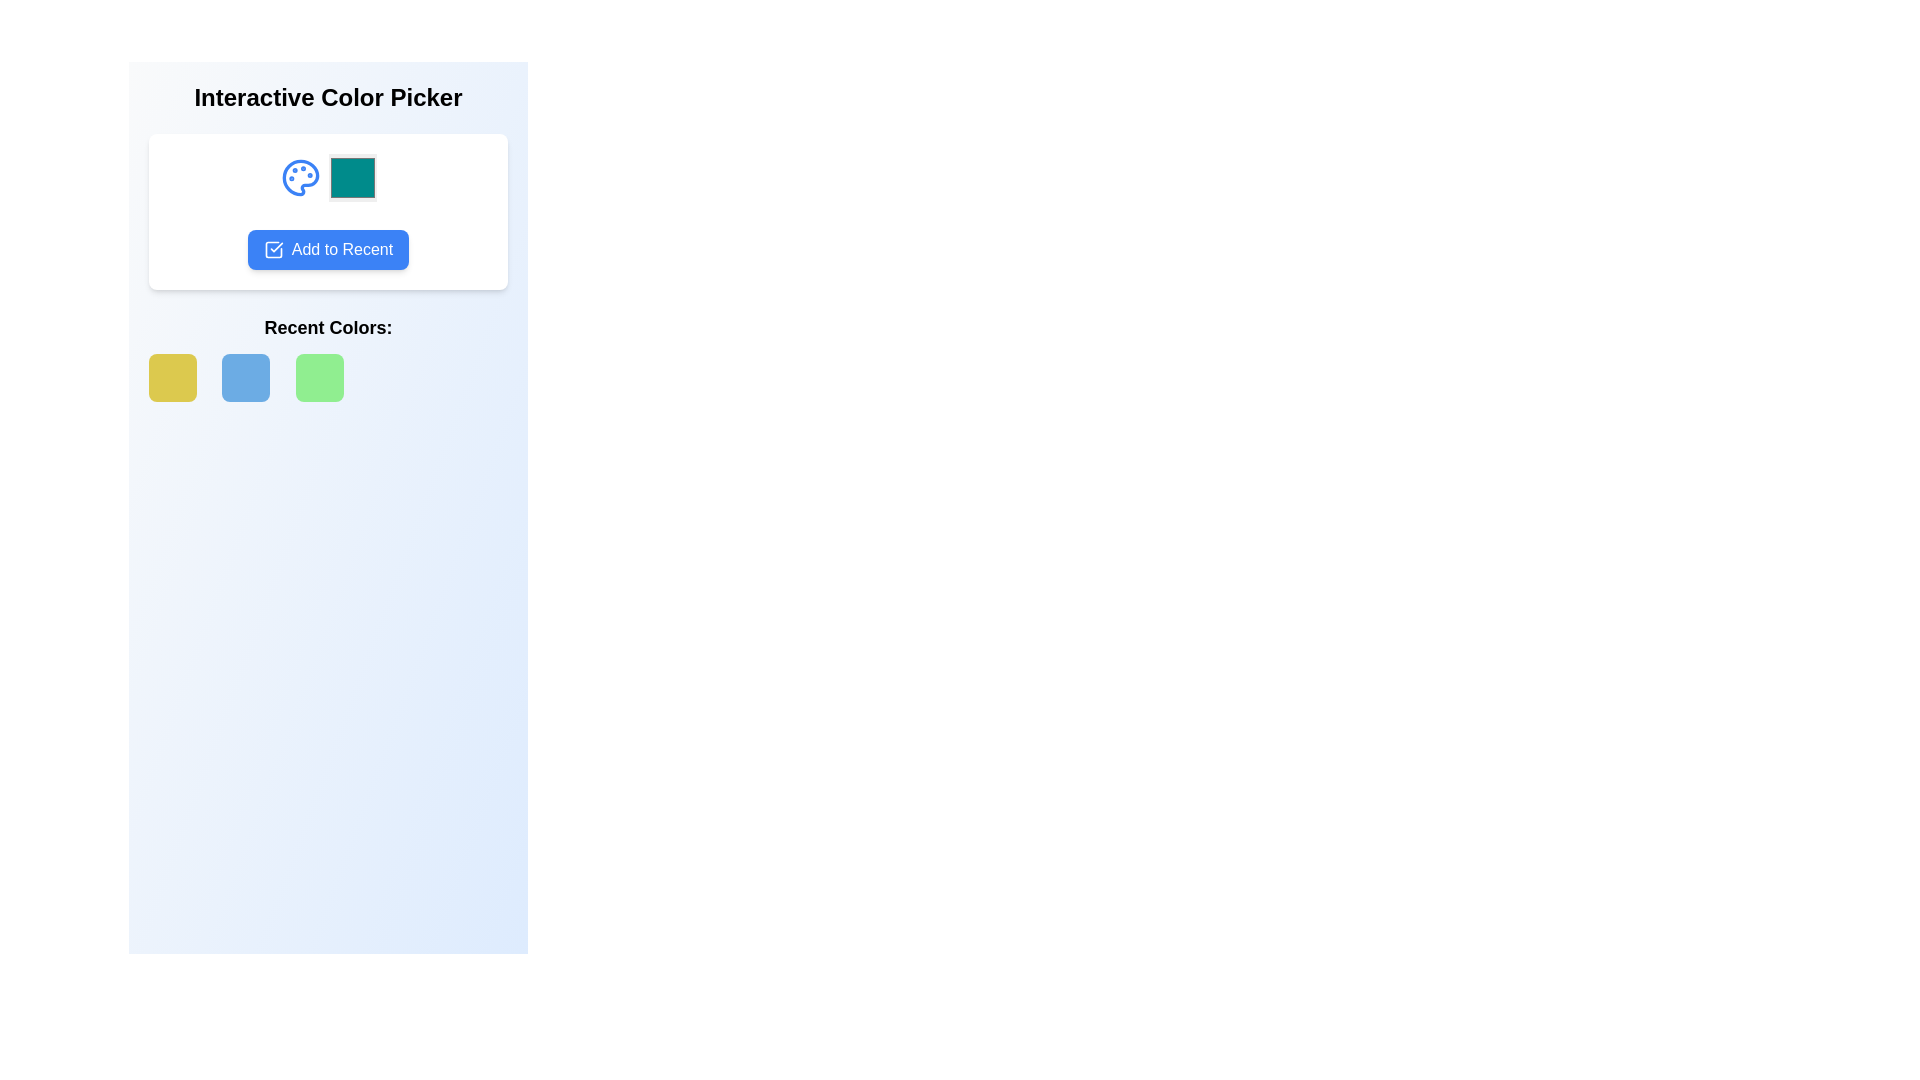  I want to click on the second color swatch in the 'Recent Colors' section, so click(245, 378).